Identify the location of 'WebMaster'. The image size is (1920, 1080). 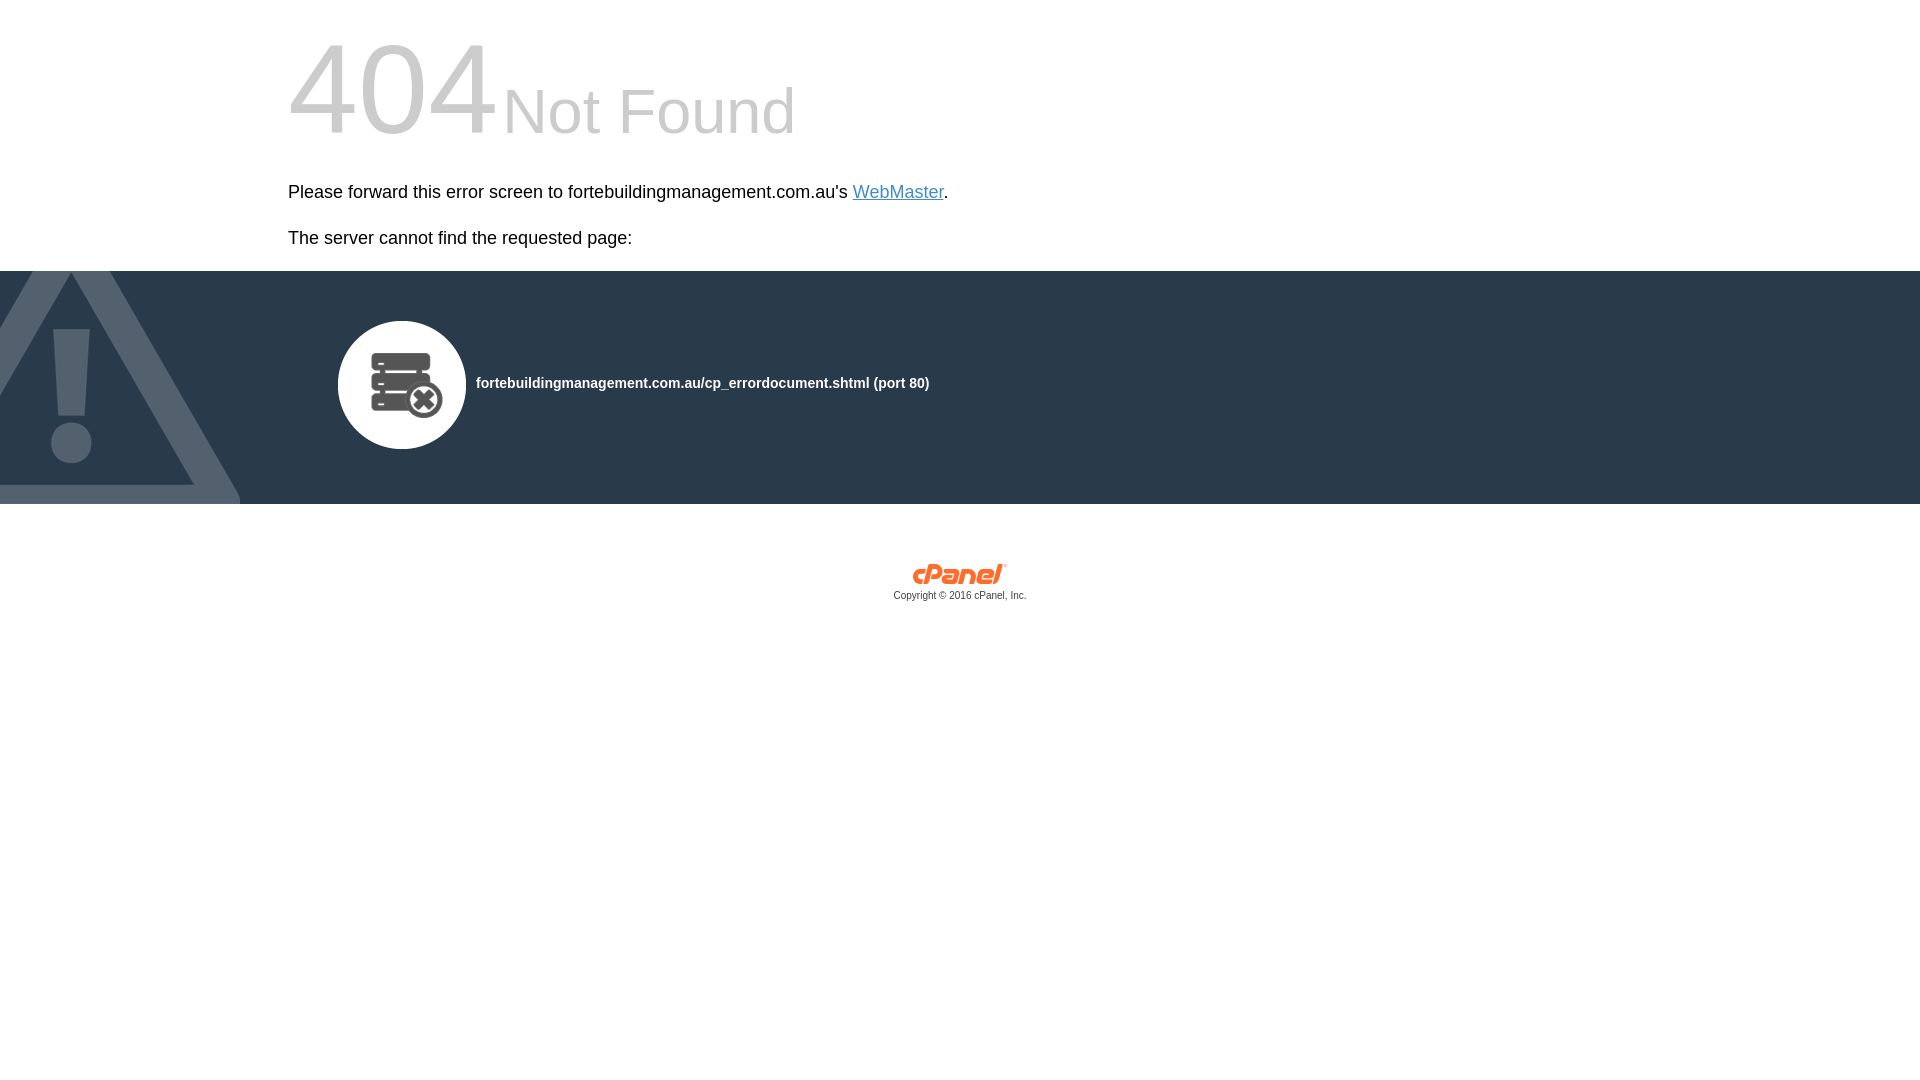
(897, 192).